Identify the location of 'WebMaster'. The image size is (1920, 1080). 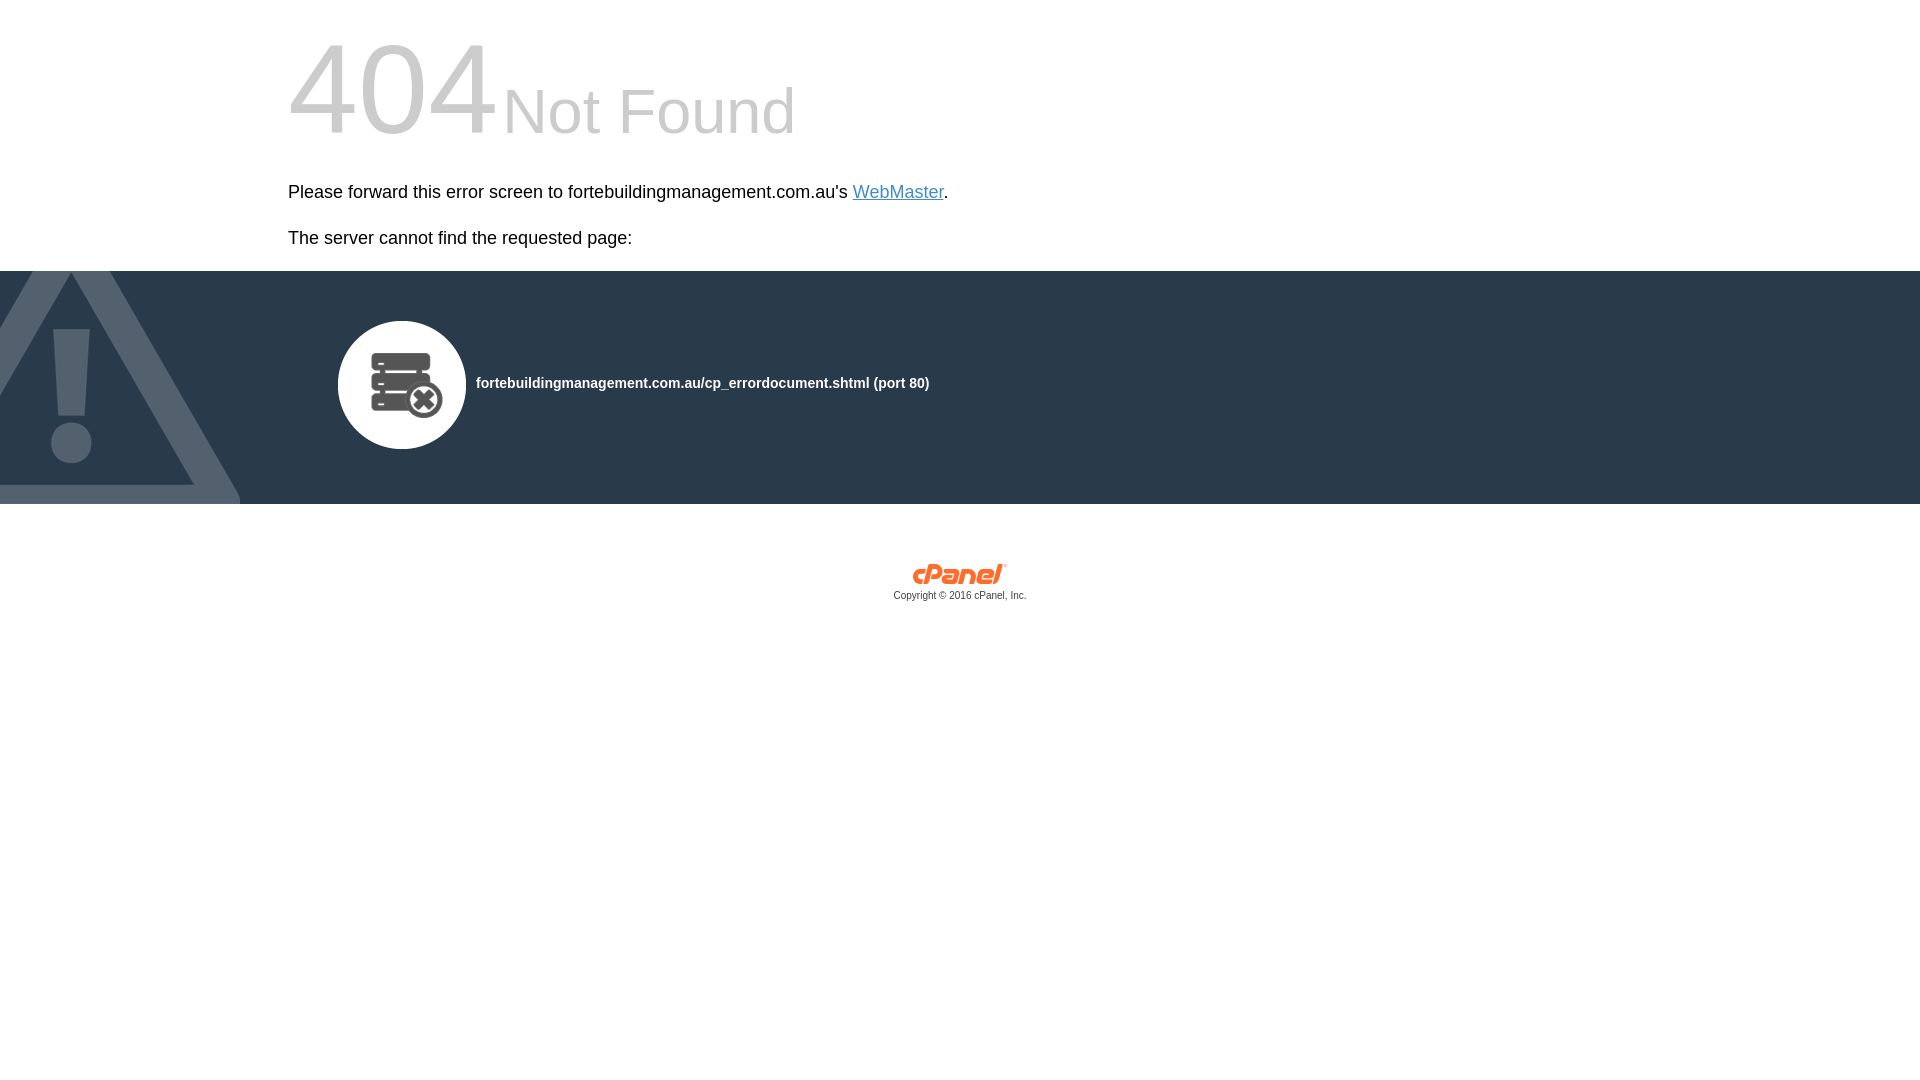
(897, 192).